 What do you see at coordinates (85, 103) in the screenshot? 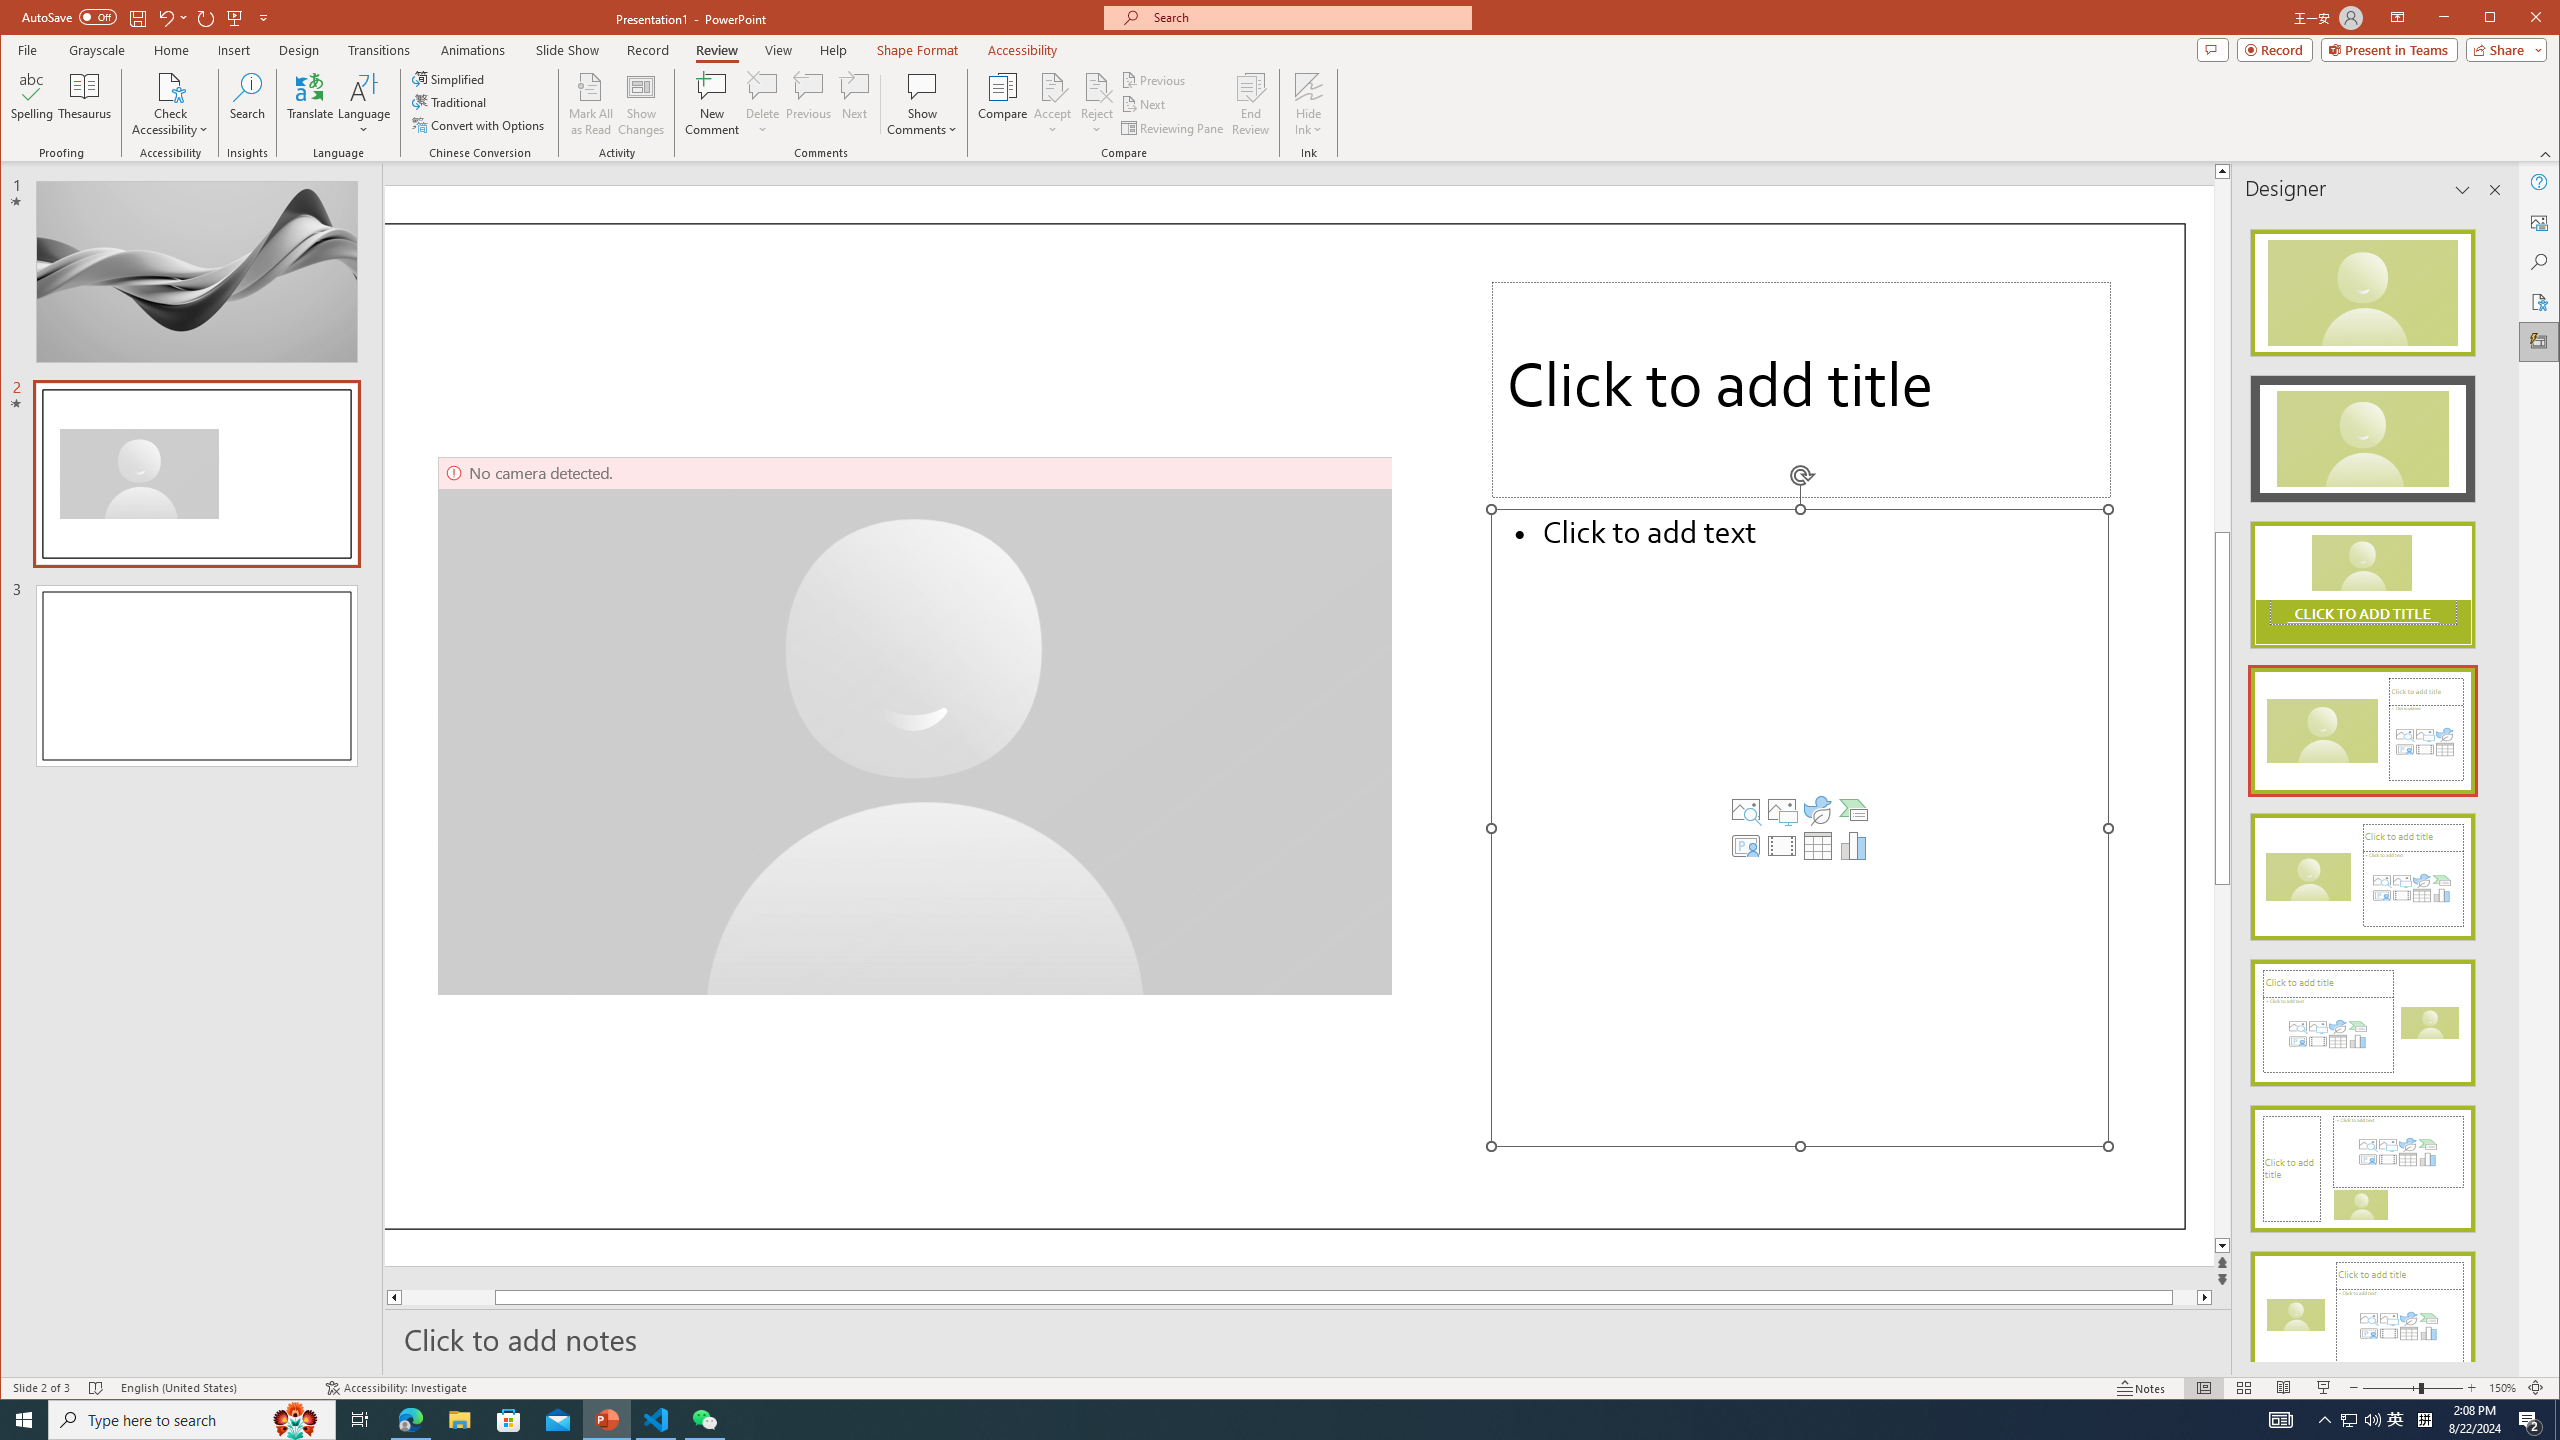
I see `'Thesaurus...'` at bounding box center [85, 103].